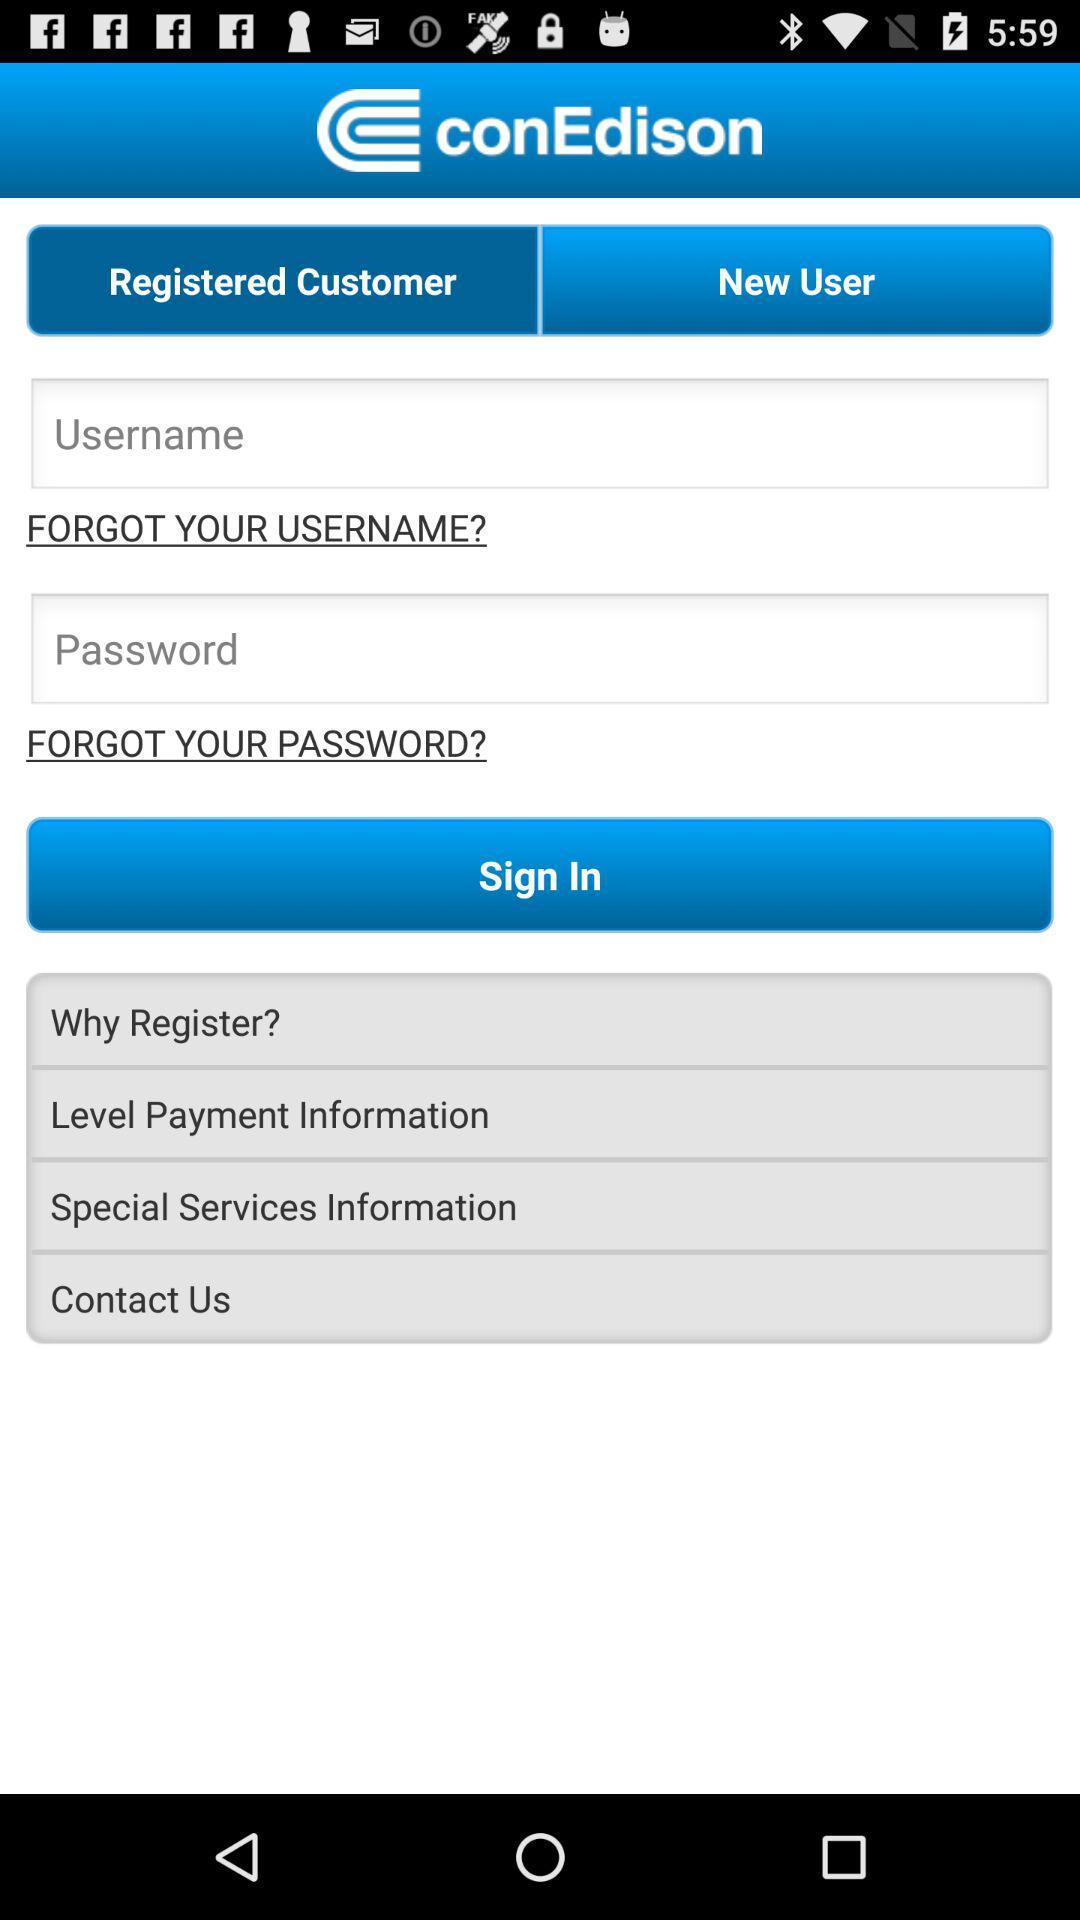 This screenshot has height=1920, width=1080. Describe the element at coordinates (283, 279) in the screenshot. I see `registered customer` at that location.